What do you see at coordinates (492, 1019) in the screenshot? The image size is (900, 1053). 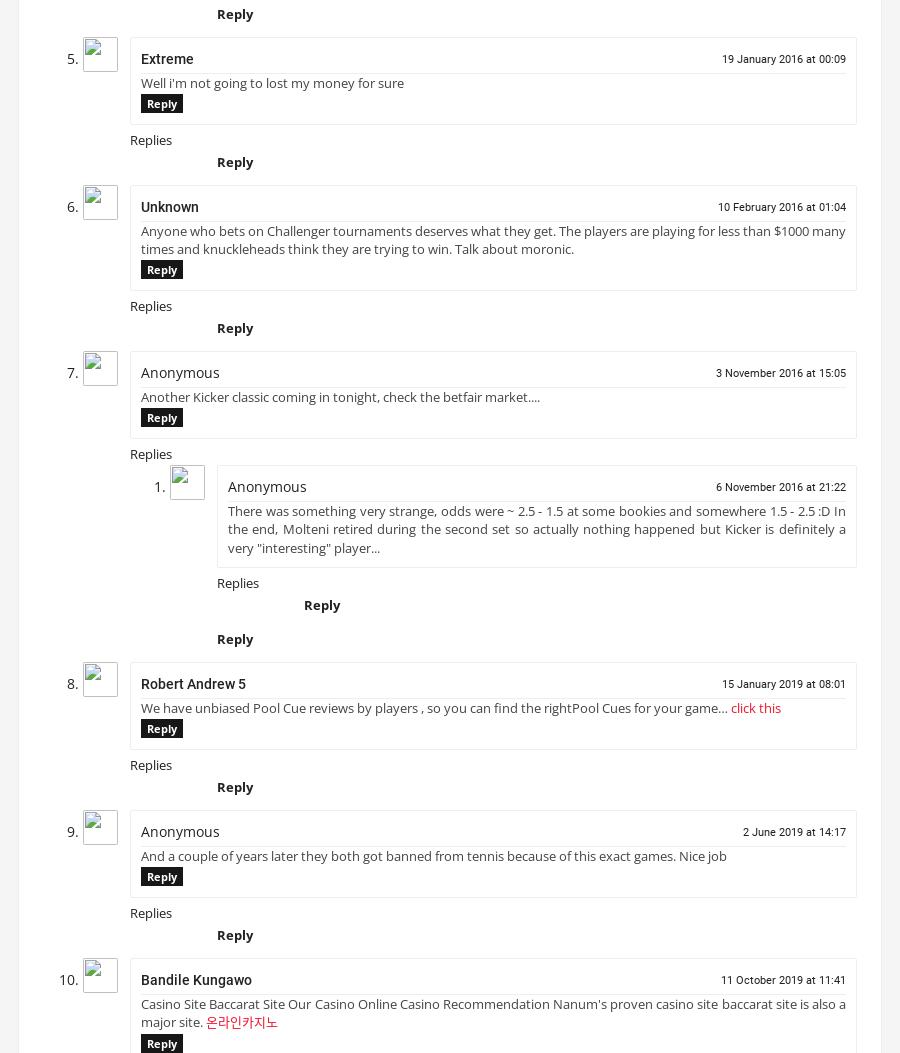 I see `'Casino Site Baccarat Site Our Casino Online Casino Recommendation Nanum's proven casino site baccarat site is also a major site.'` at bounding box center [492, 1019].